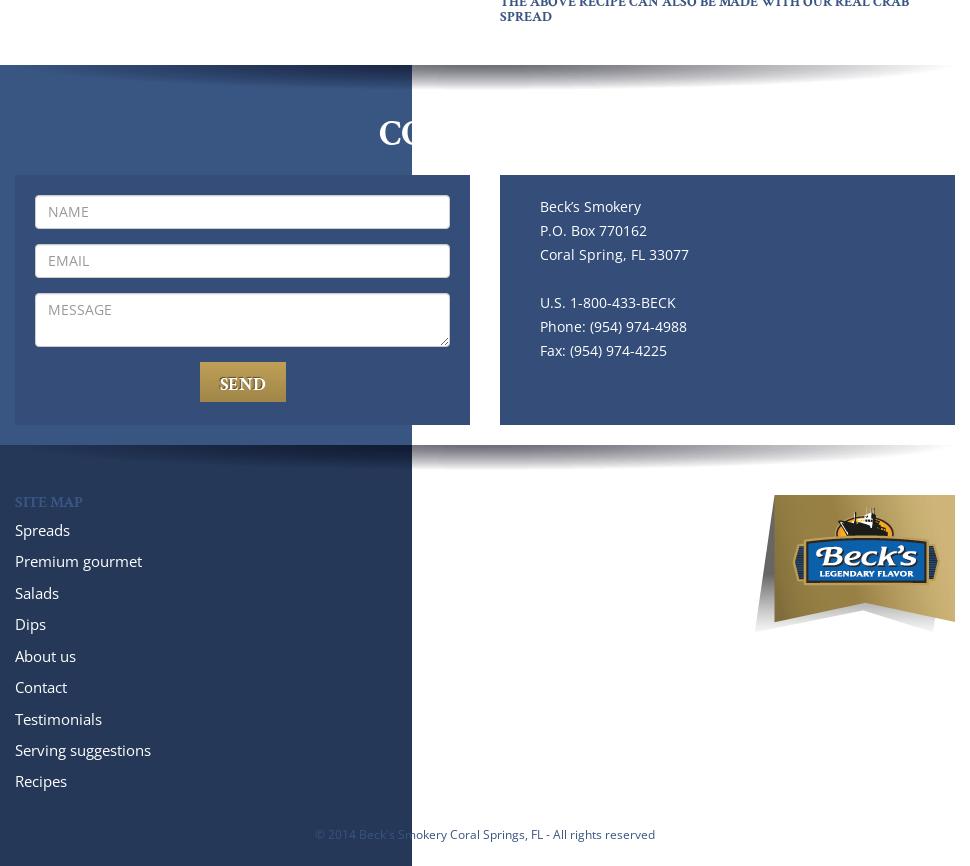  Describe the element at coordinates (45, 654) in the screenshot. I see `'About us'` at that location.